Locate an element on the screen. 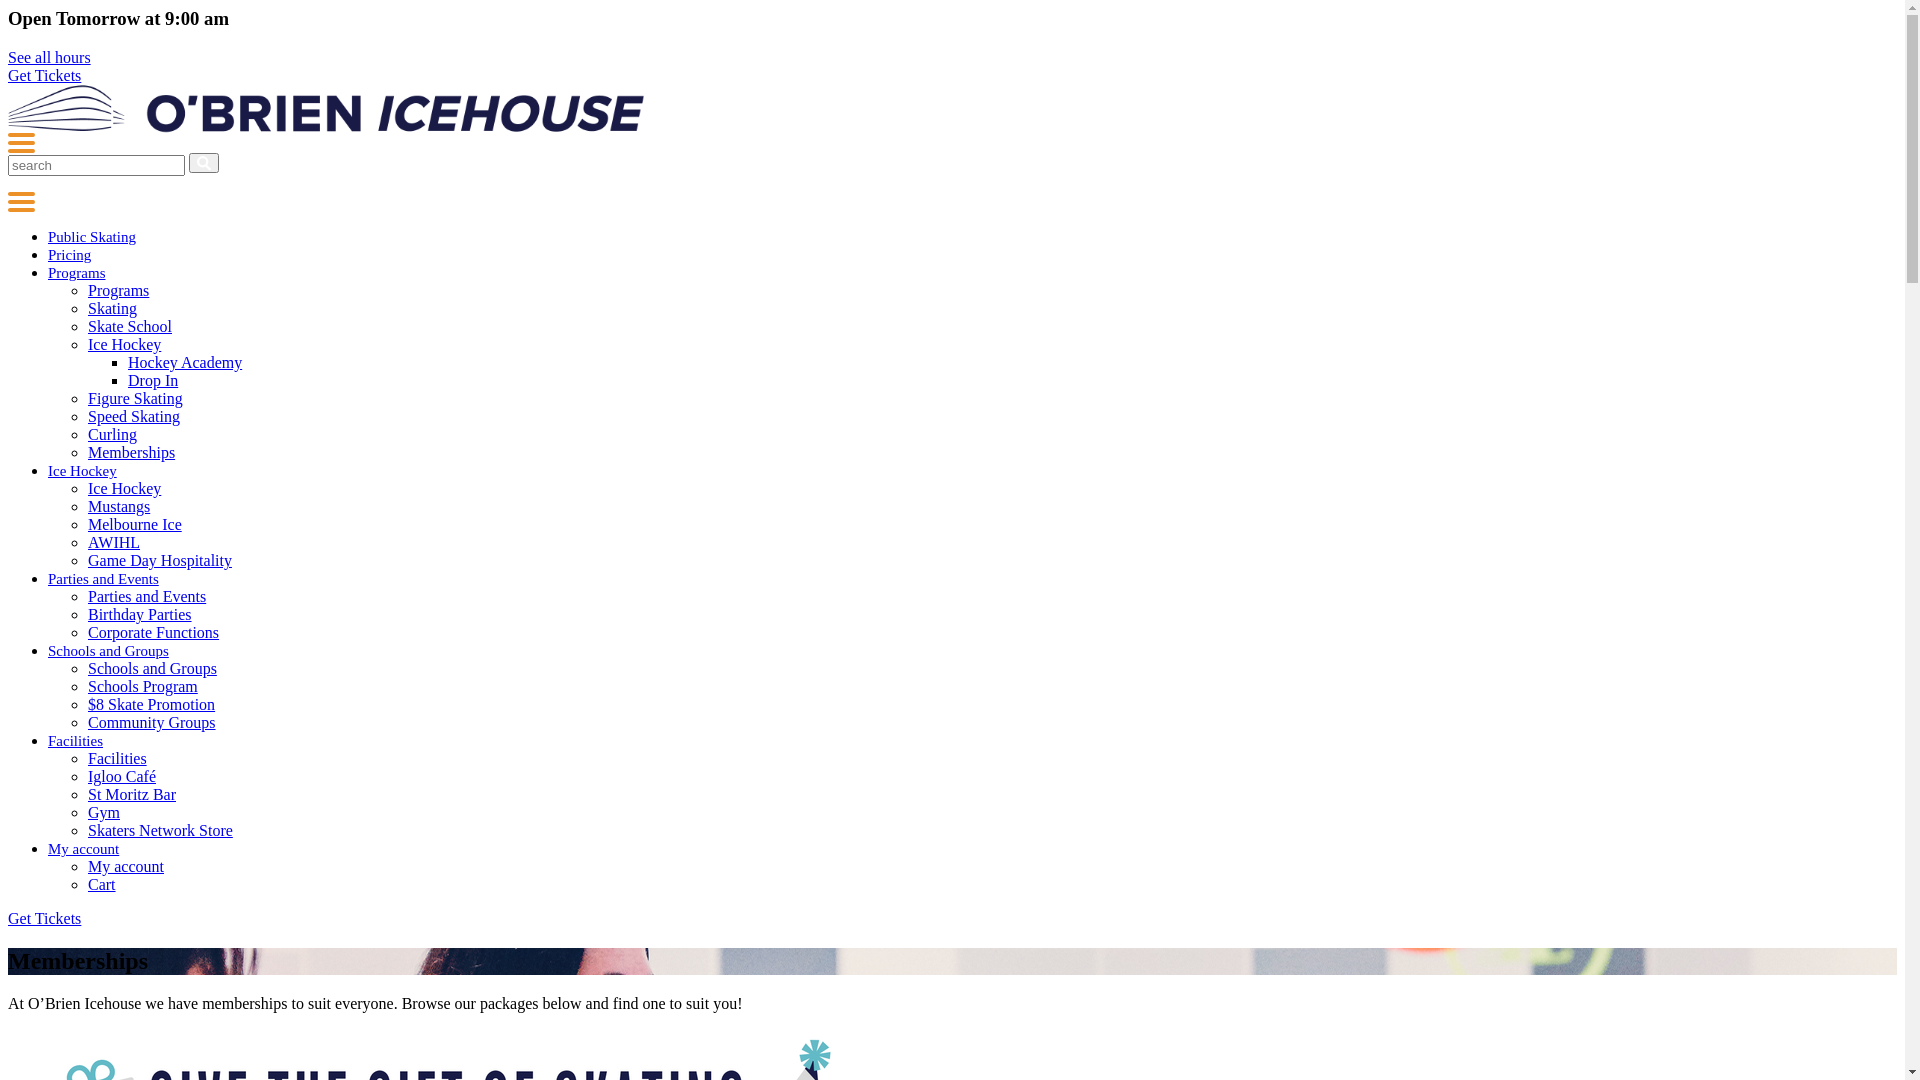  'Get Tickets' is located at coordinates (44, 74).